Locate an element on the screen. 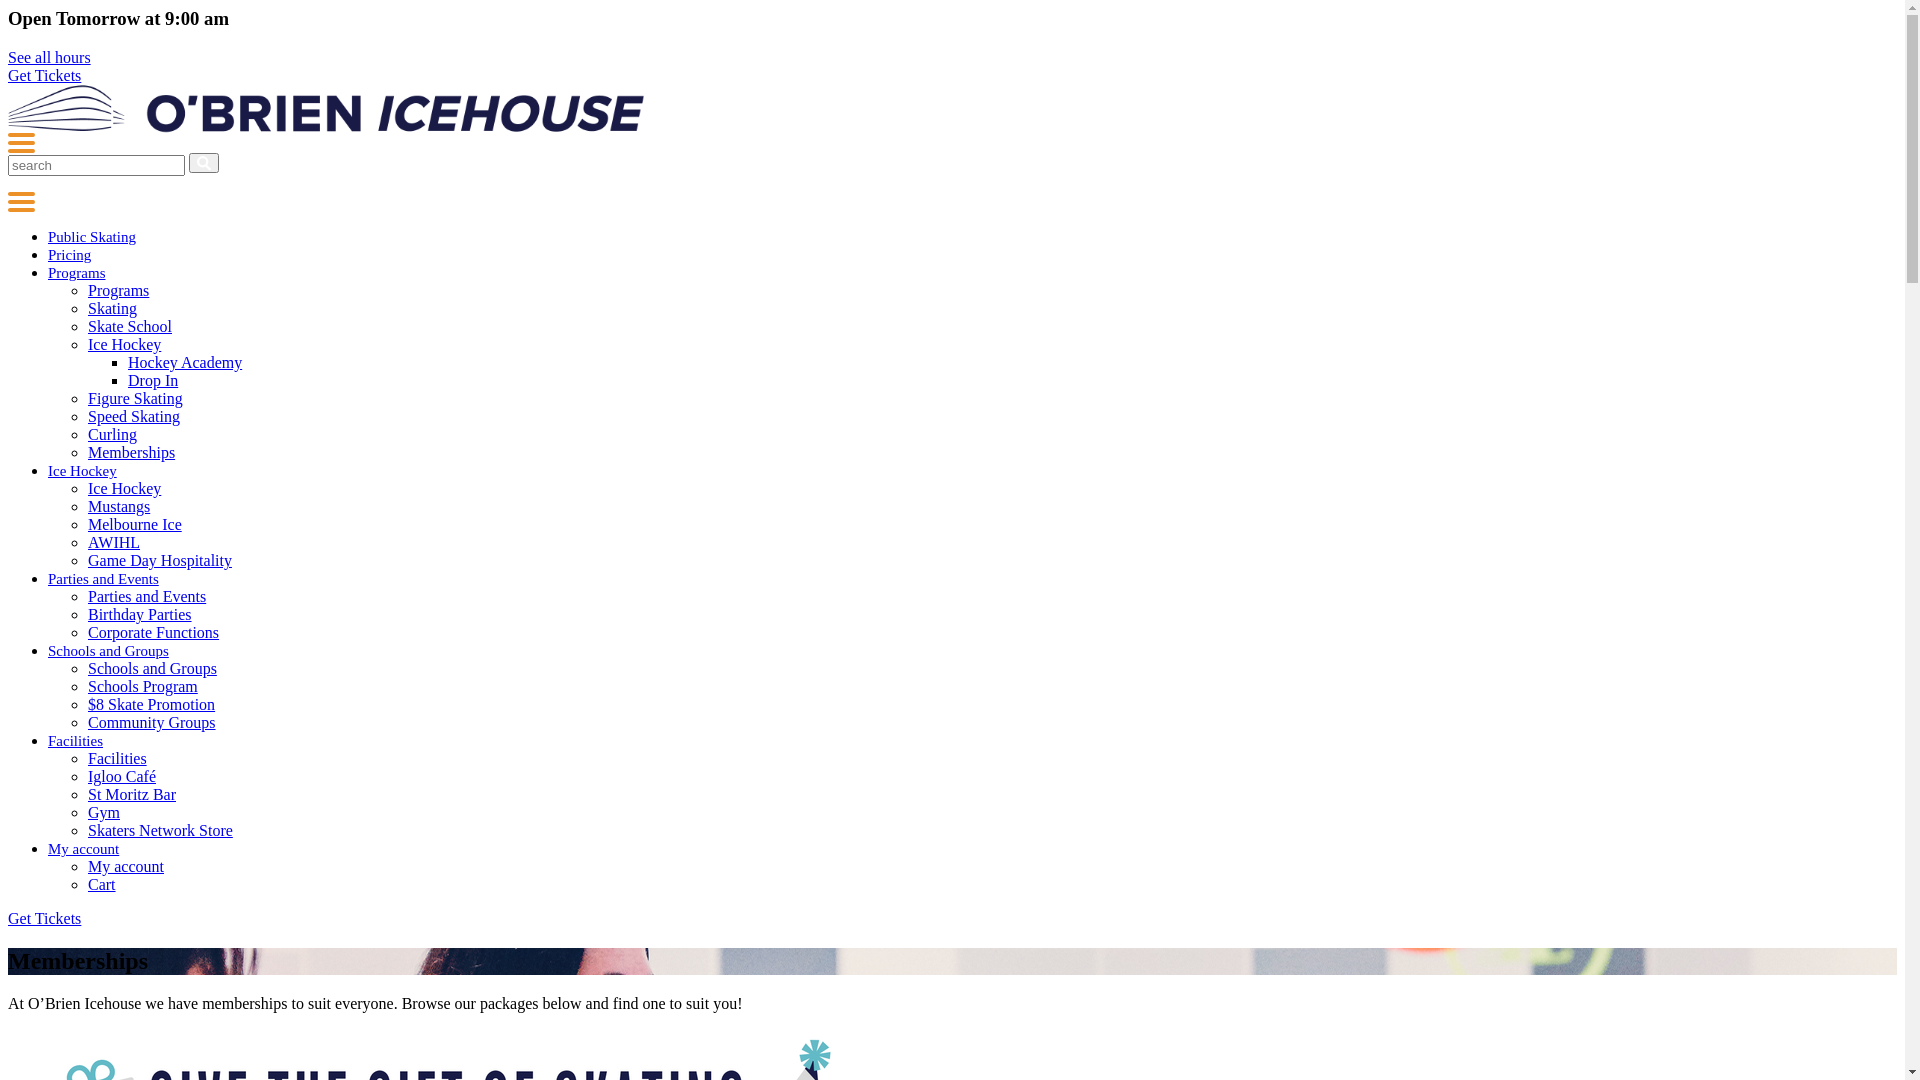  'Get Tickets' is located at coordinates (44, 74).